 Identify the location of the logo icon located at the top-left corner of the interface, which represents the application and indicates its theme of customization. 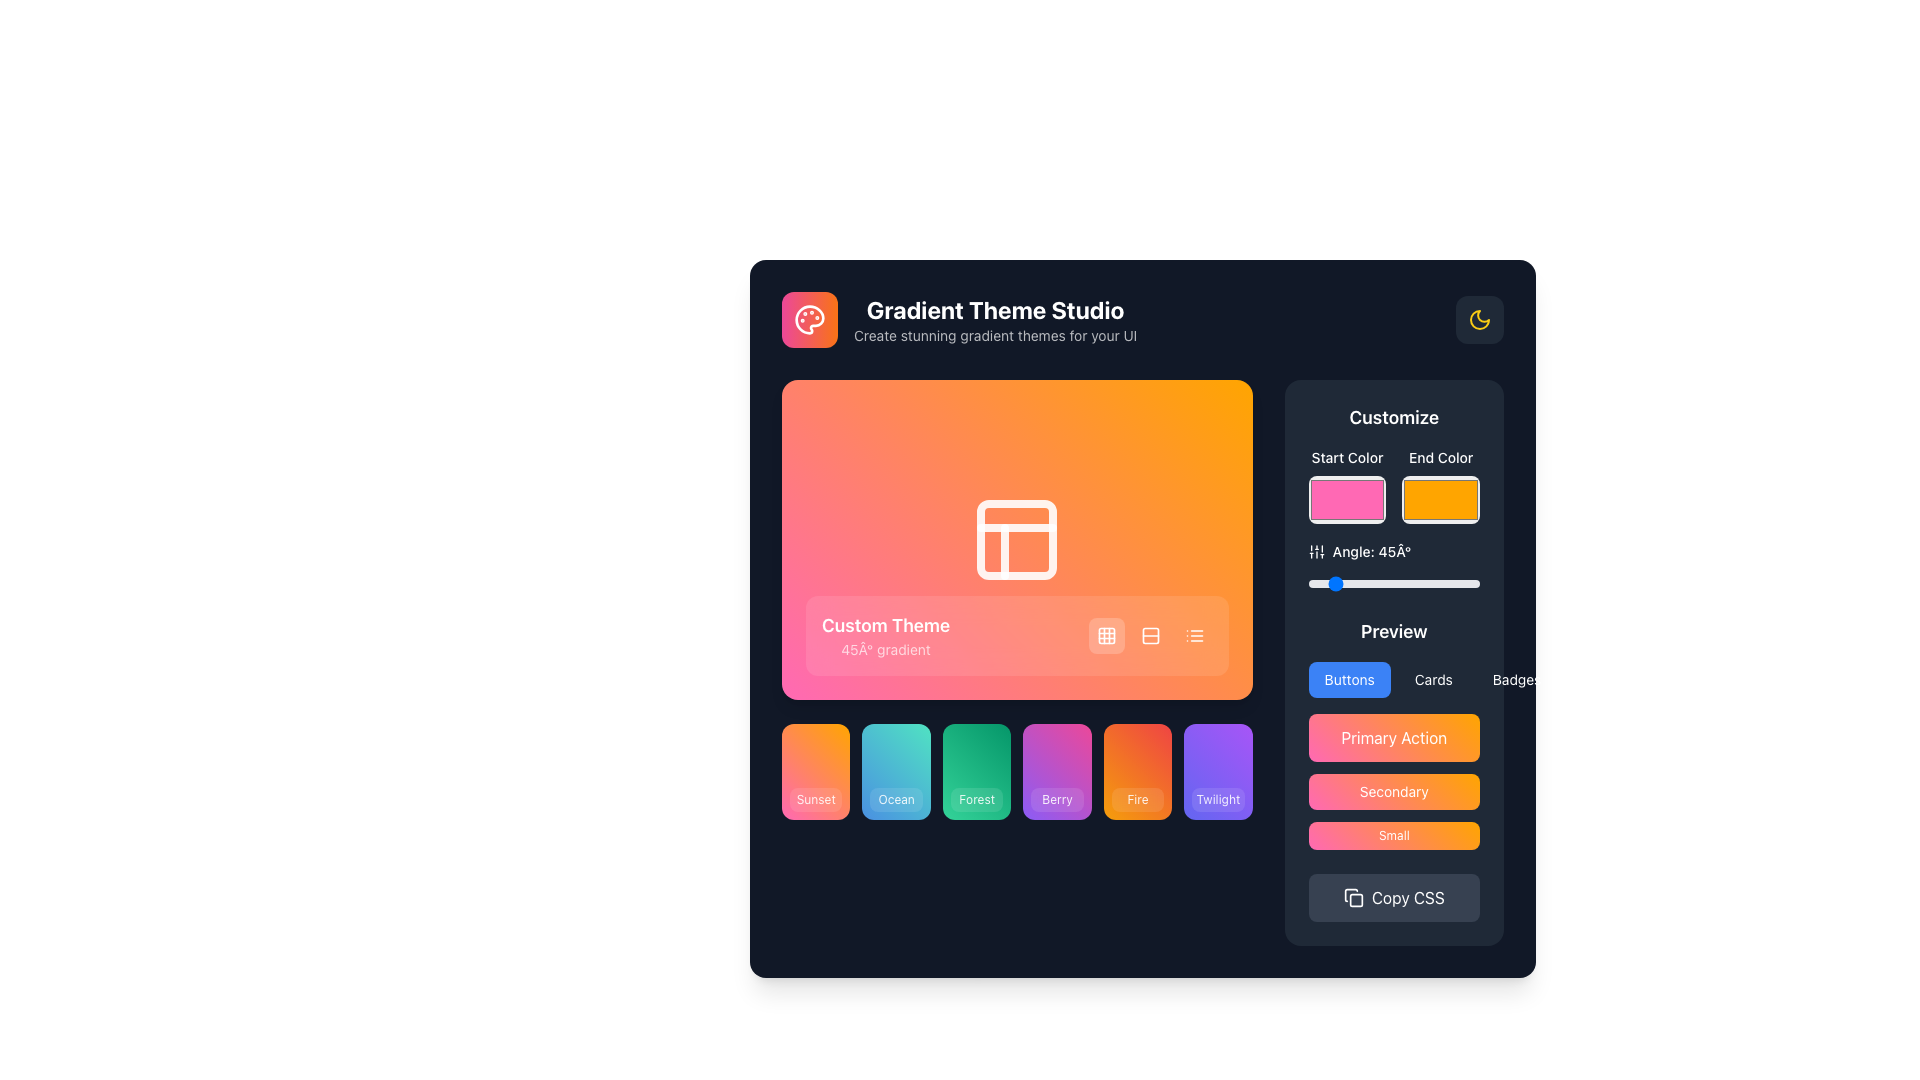
(810, 319).